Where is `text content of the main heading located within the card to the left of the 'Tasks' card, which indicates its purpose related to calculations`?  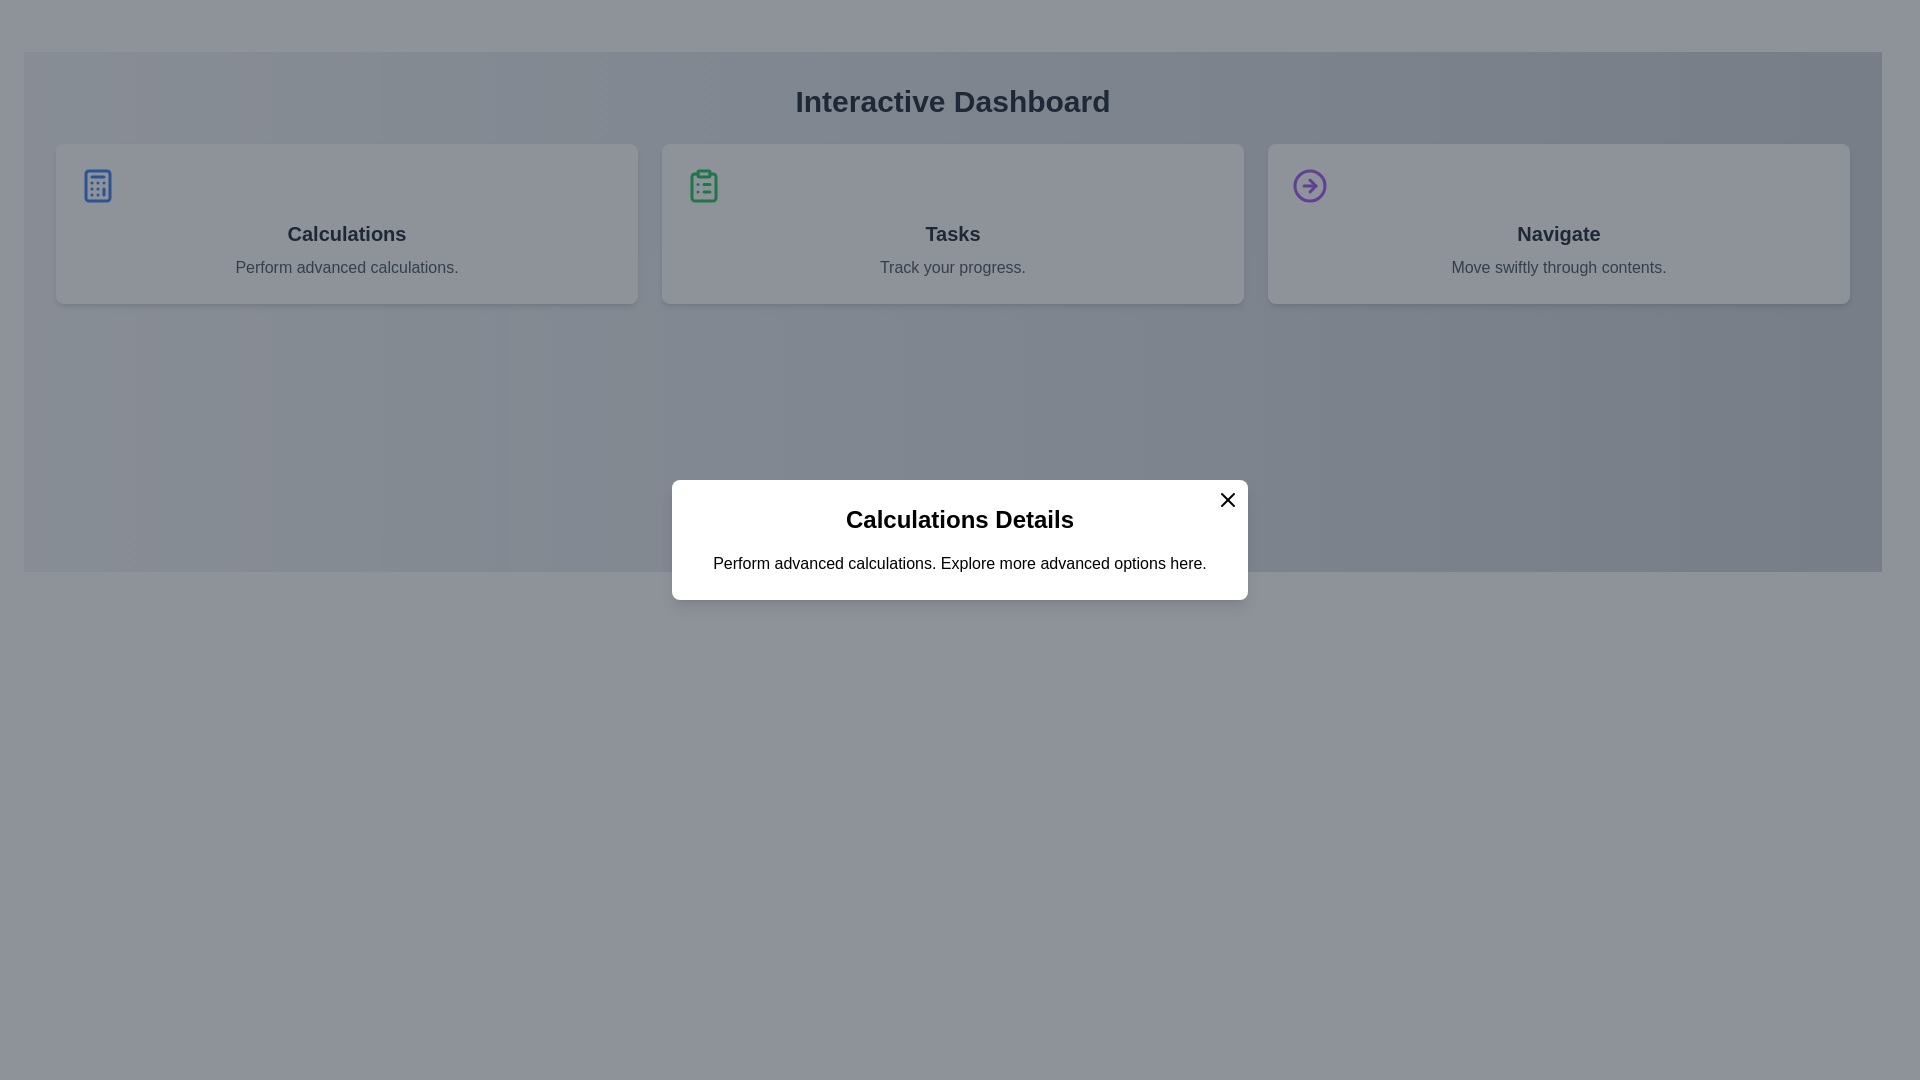 text content of the main heading located within the card to the left of the 'Tasks' card, which indicates its purpose related to calculations is located at coordinates (346, 233).